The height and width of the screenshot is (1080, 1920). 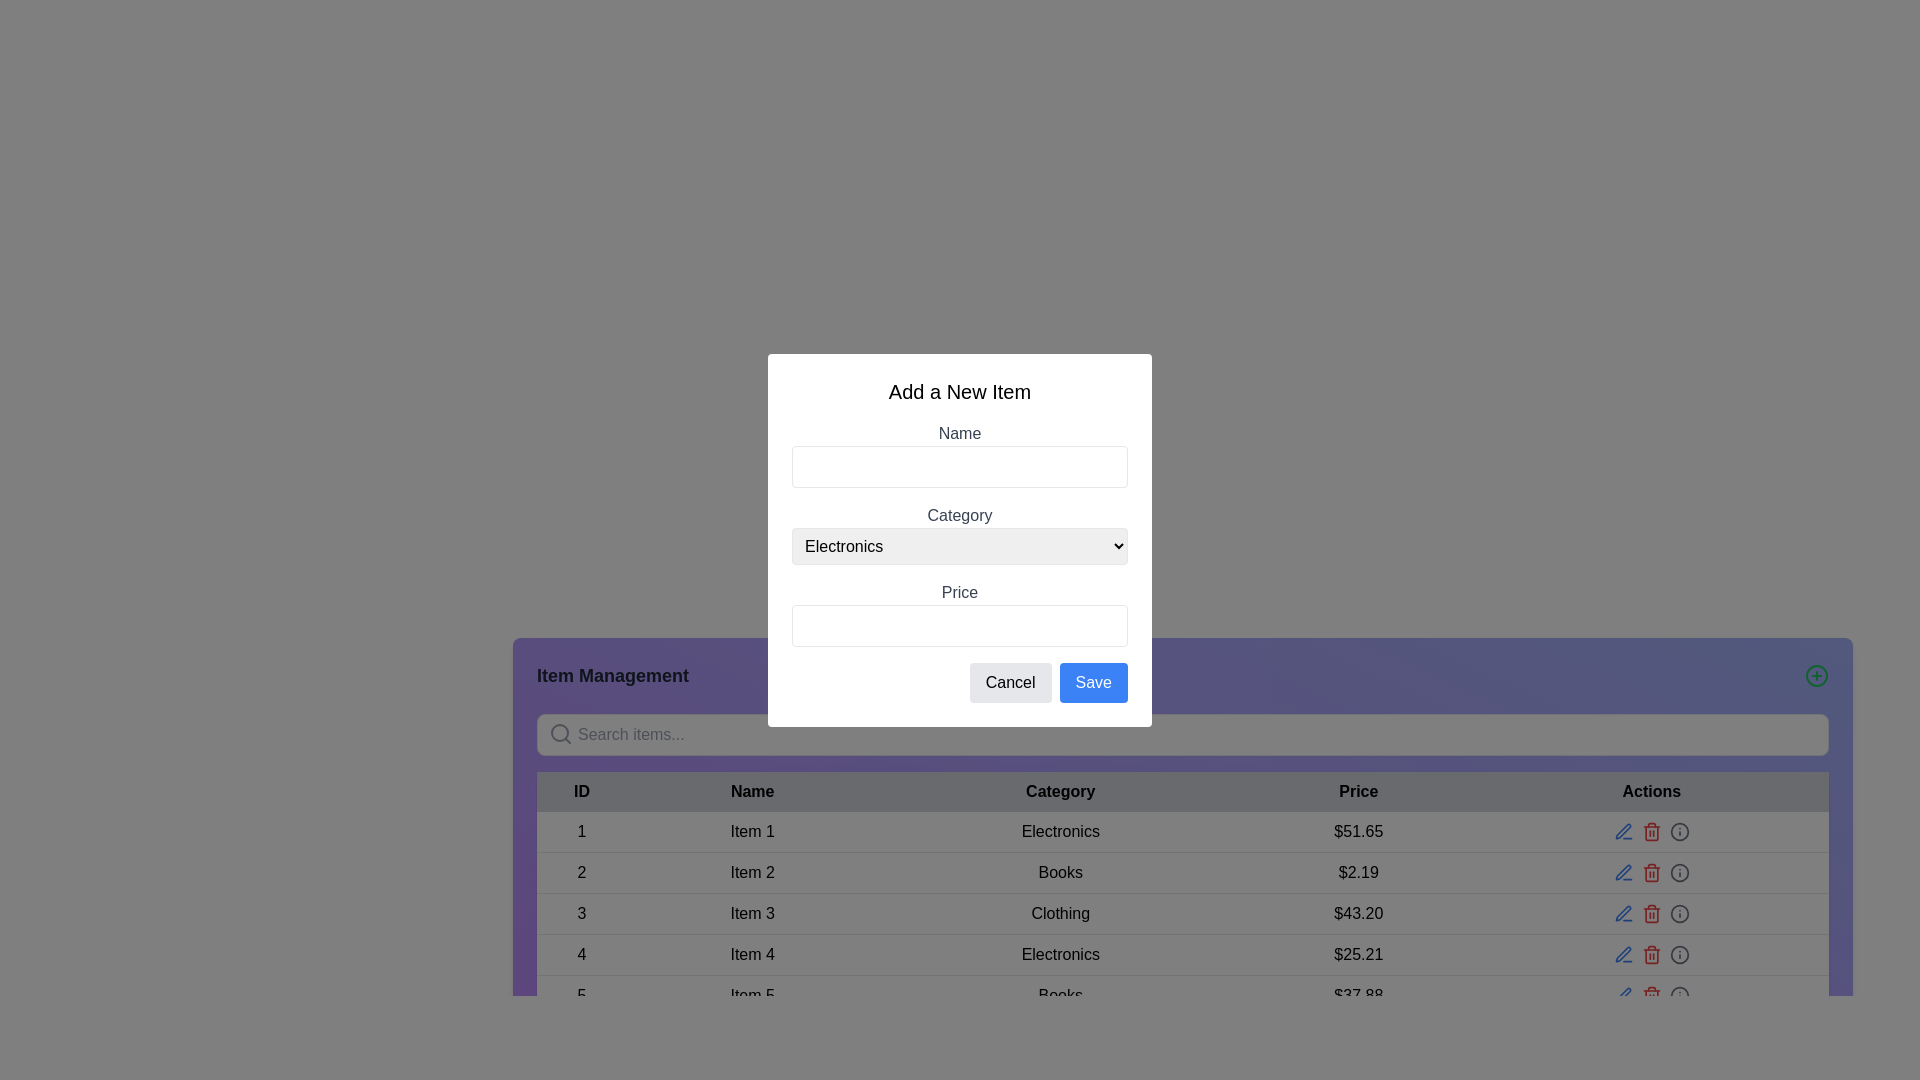 What do you see at coordinates (1651, 914) in the screenshot?
I see `the red trash can icon in the 'Actions' column` at bounding box center [1651, 914].